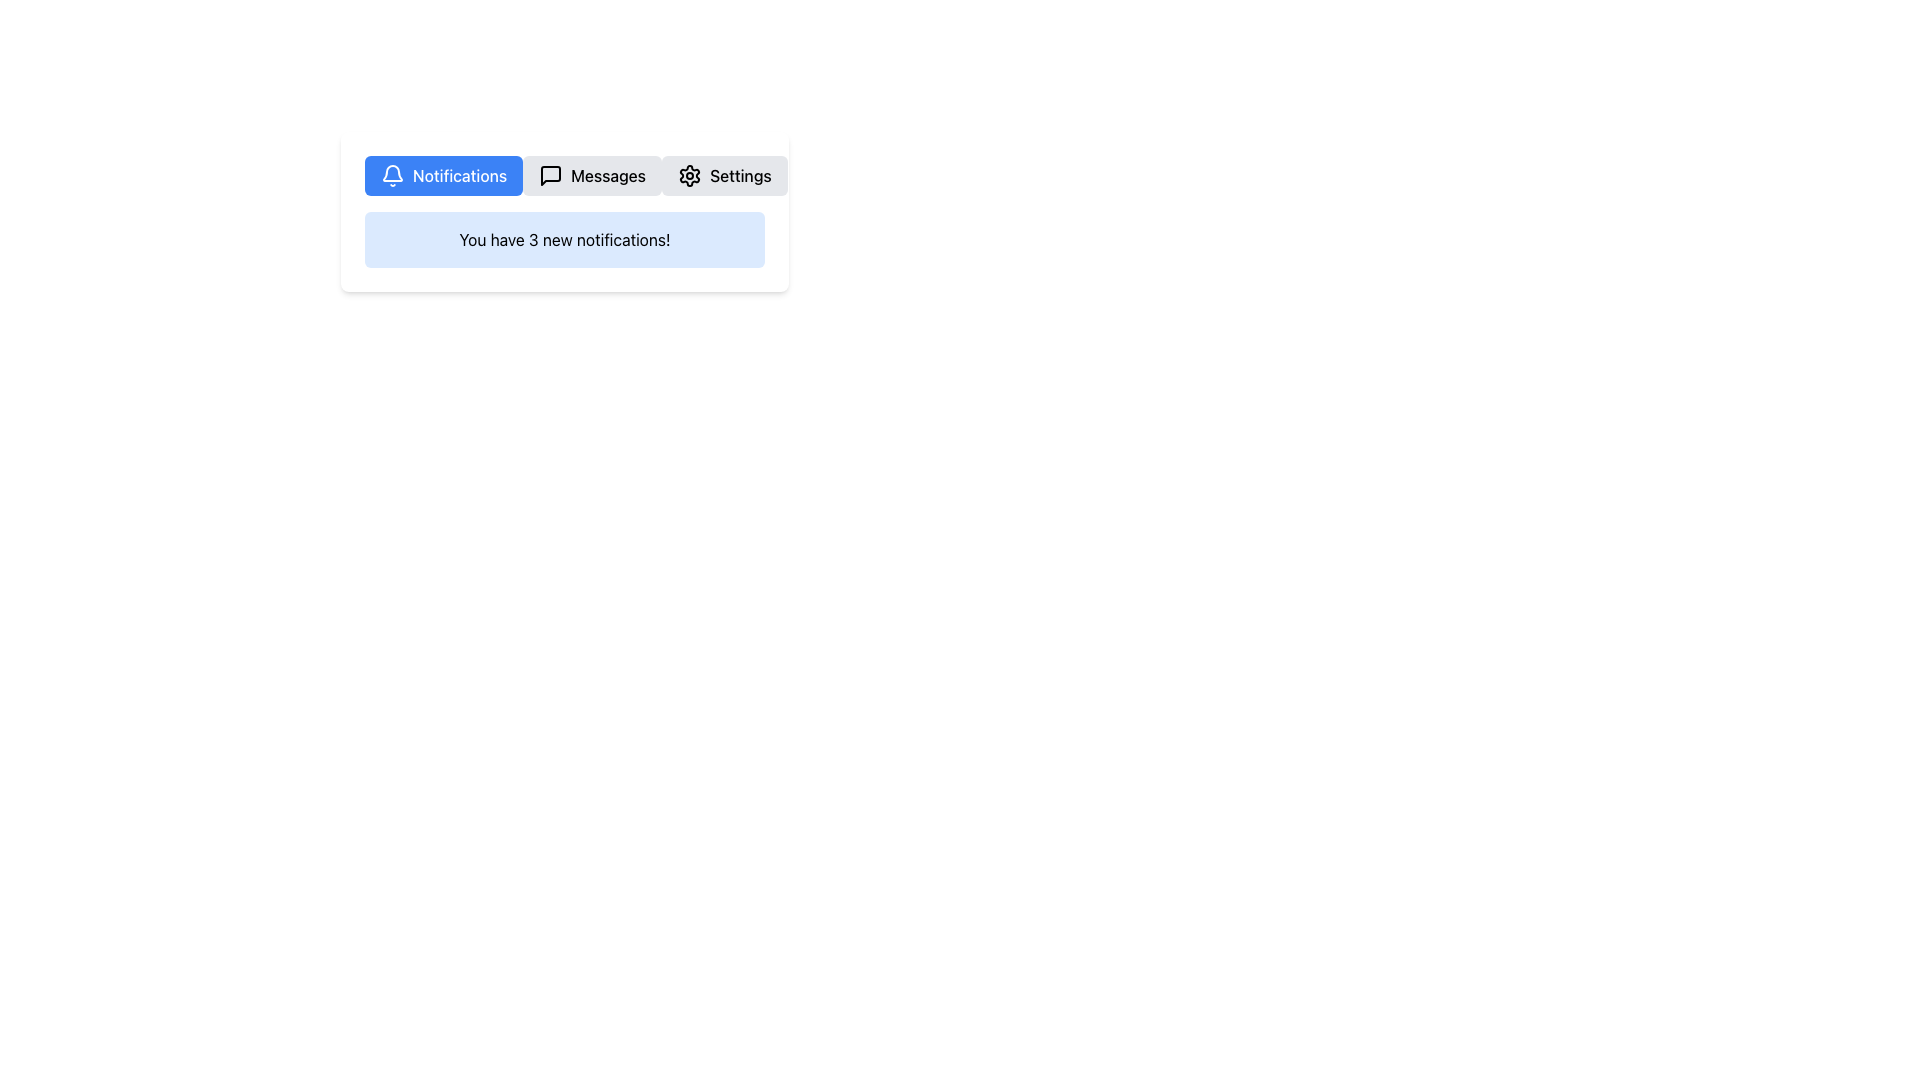  Describe the element at coordinates (564, 238) in the screenshot. I see `the Informational Text element displaying 'You have 3 new notifications!' which is centrally located within a blue-shaded background` at that location.